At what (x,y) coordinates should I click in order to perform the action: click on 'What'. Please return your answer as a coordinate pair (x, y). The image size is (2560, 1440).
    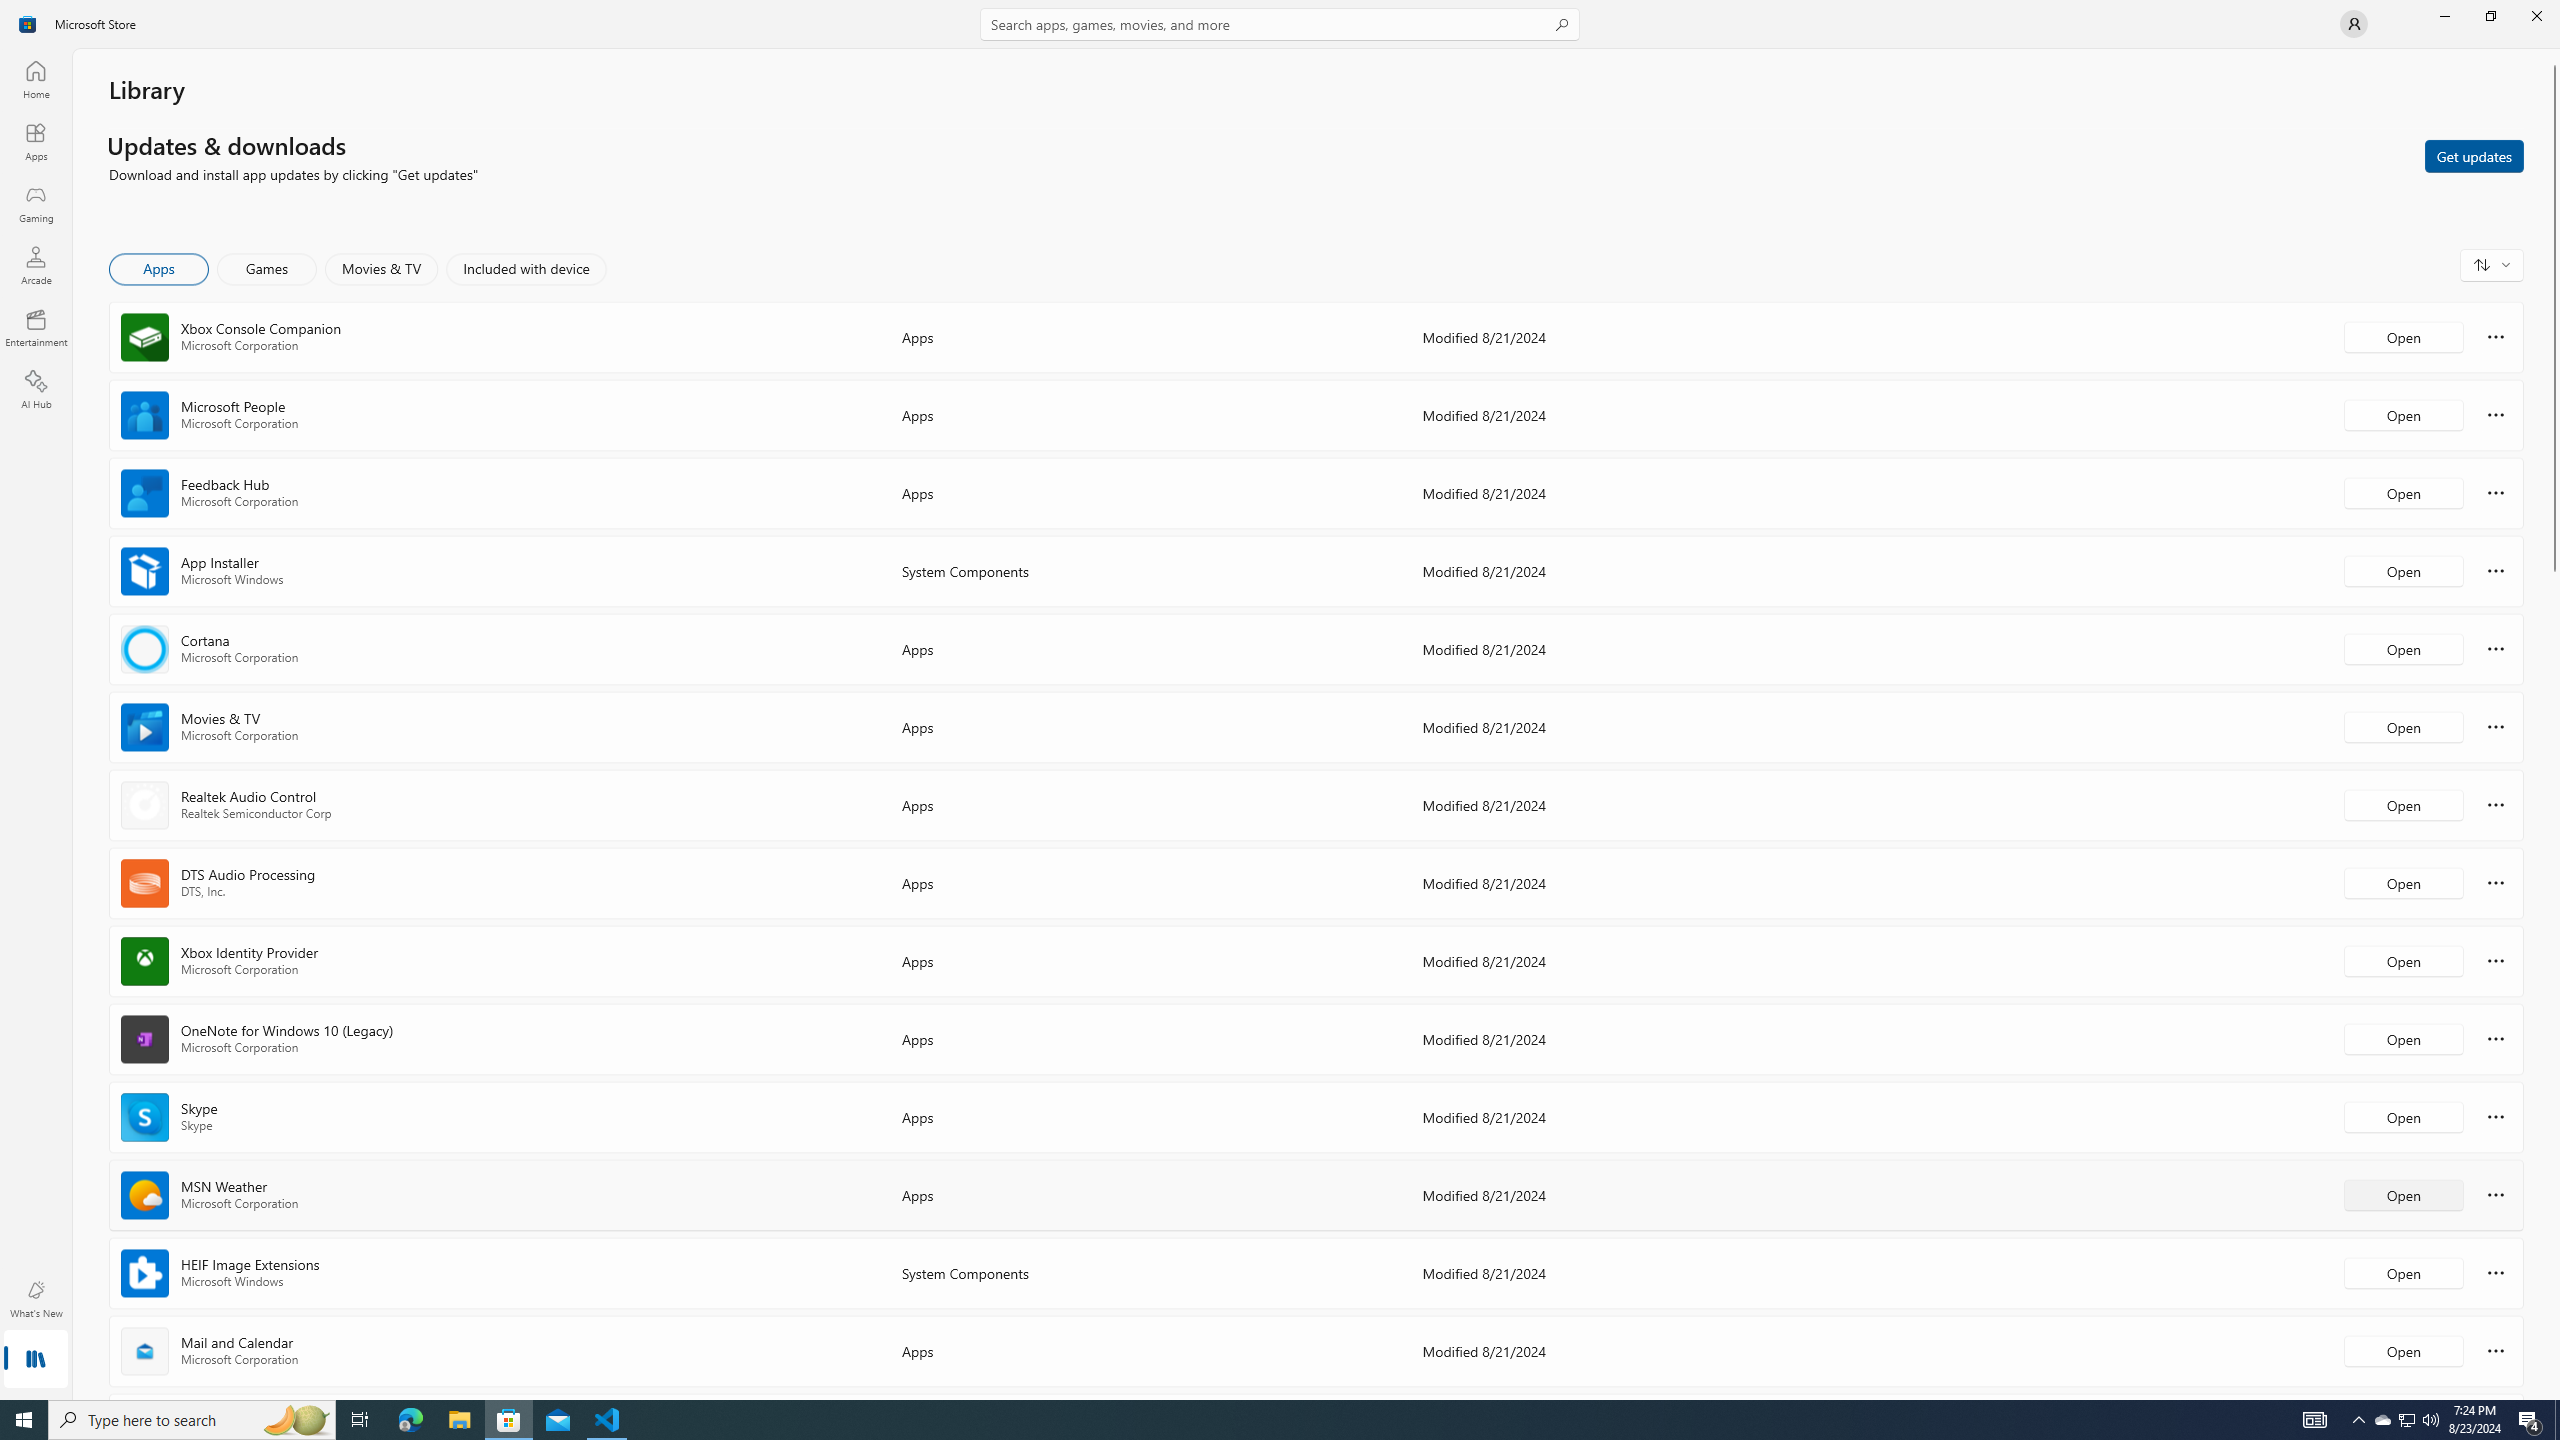
    Looking at the image, I should click on (34, 1298).